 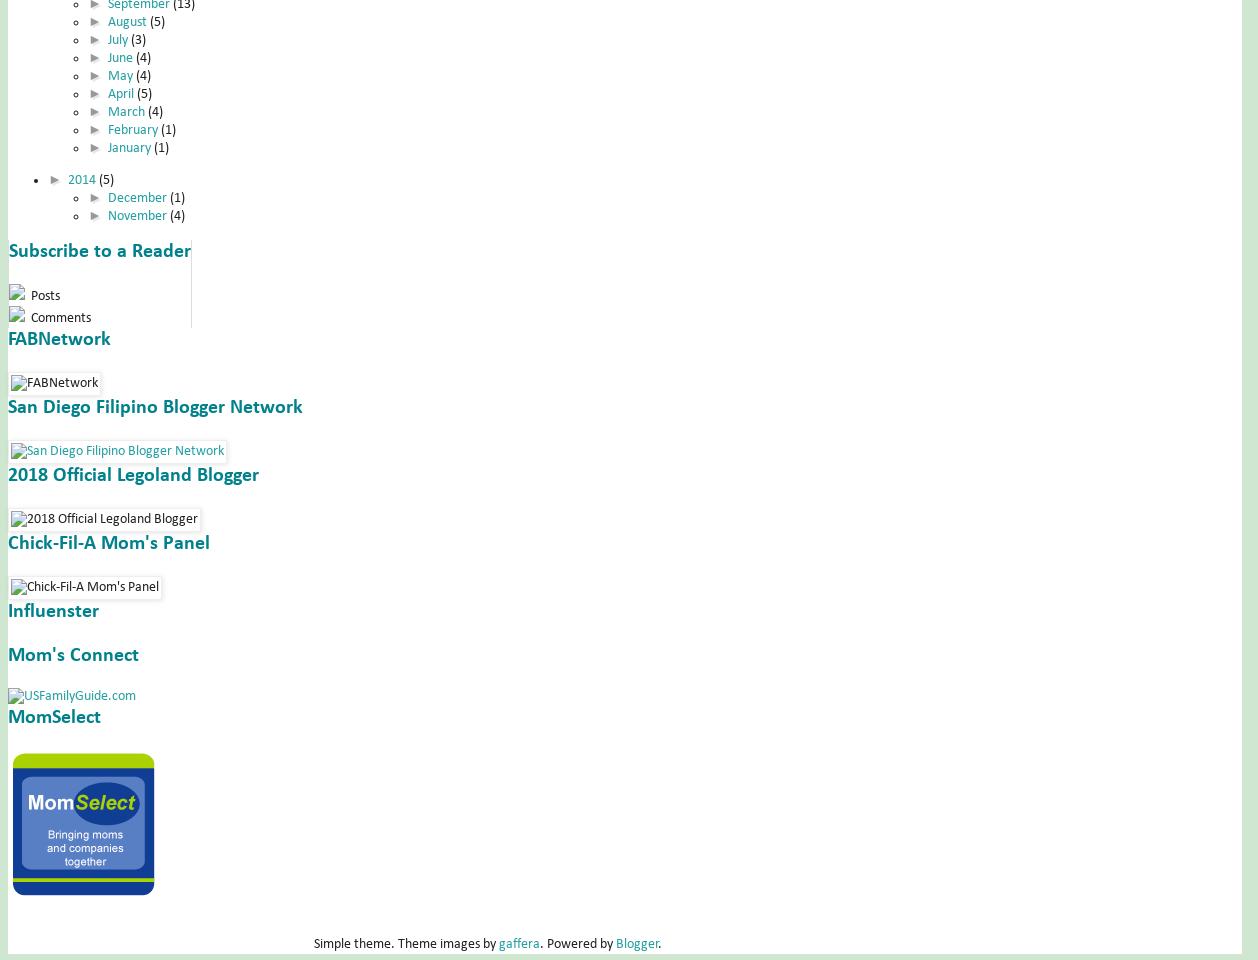 I want to click on 'December', so click(x=138, y=197).